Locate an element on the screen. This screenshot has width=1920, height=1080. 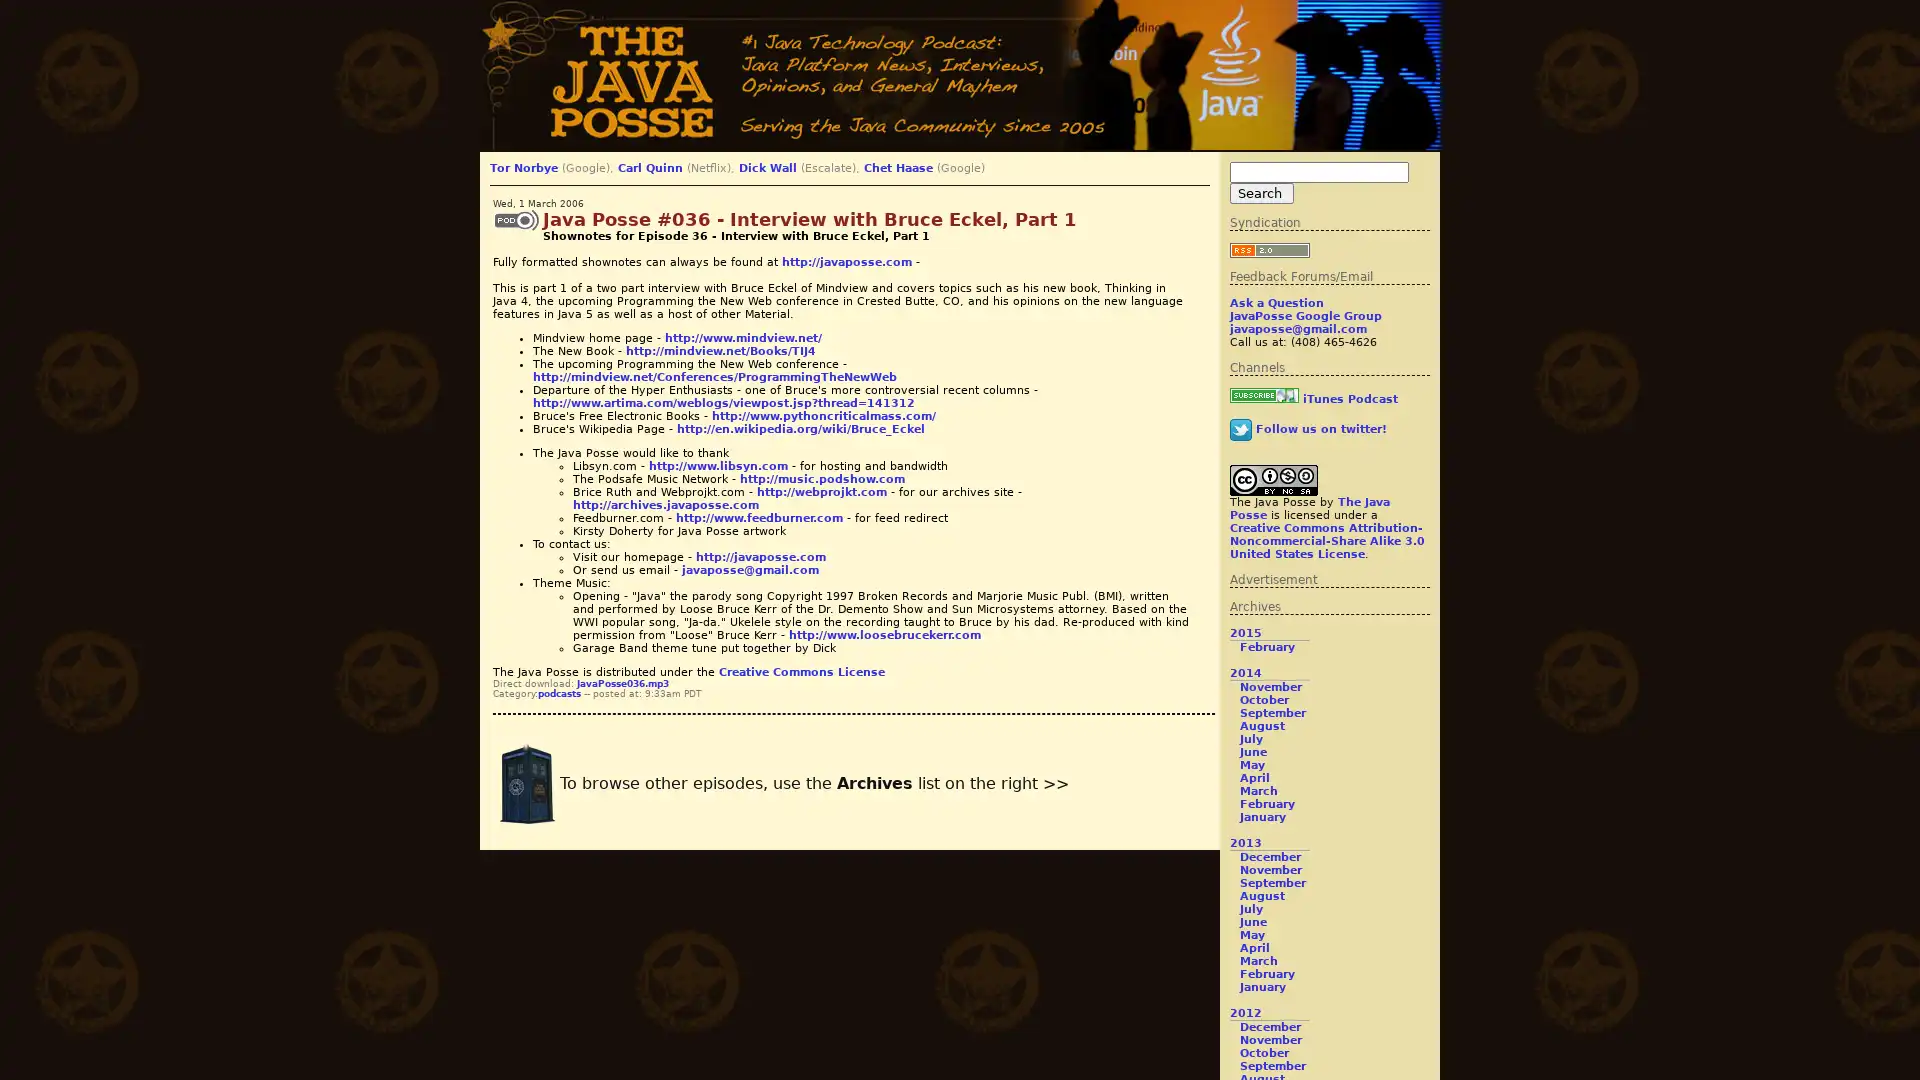
Search is located at coordinates (1261, 193).